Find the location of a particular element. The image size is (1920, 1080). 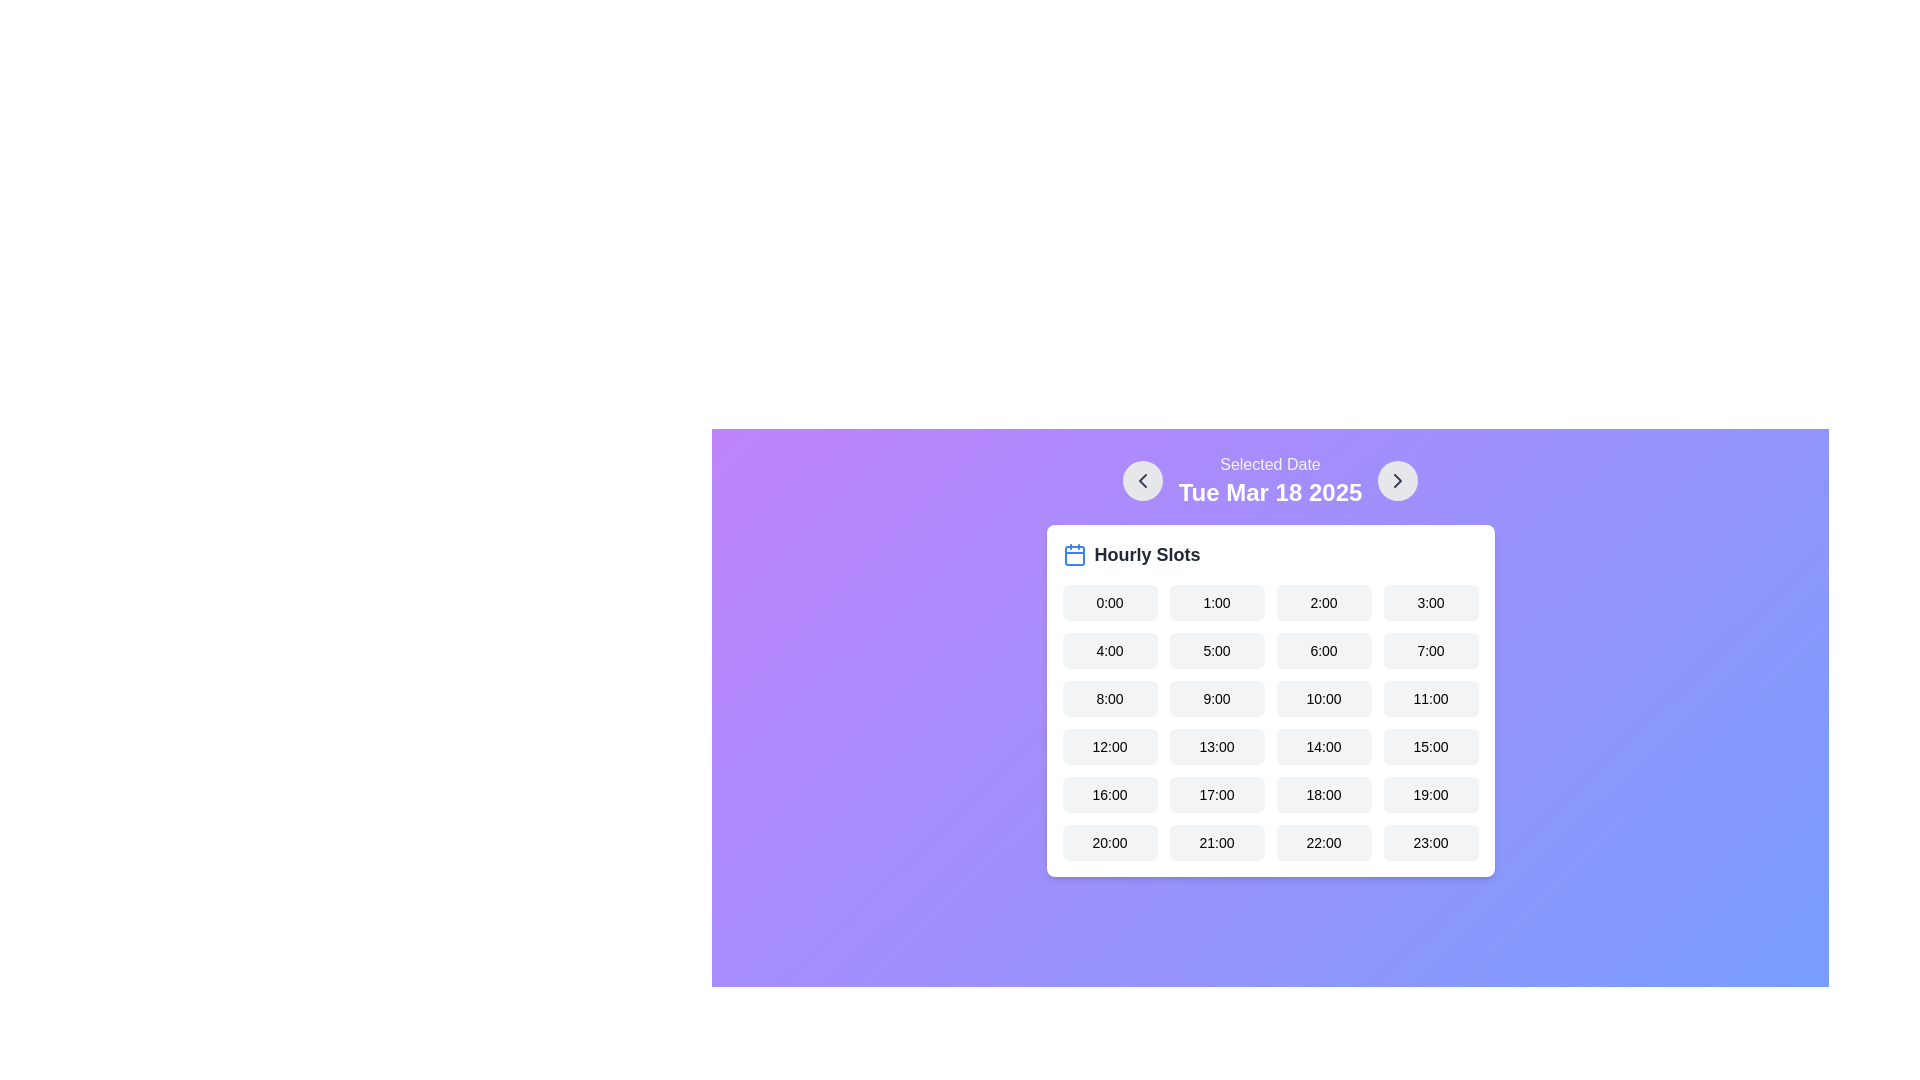

the '6:00' button, which is the seventh button in a grid layout of time slots, located in the second row and third column is located at coordinates (1324, 651).